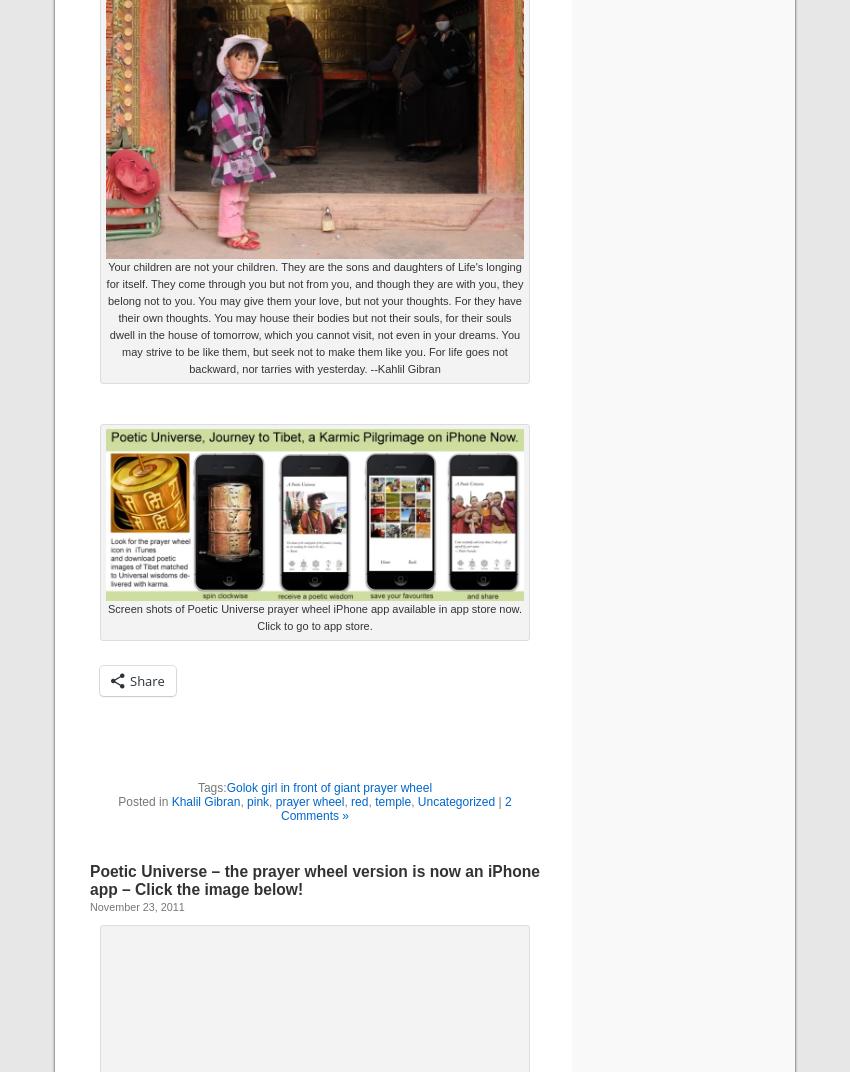 The image size is (850, 1072). Describe the element at coordinates (170, 800) in the screenshot. I see `'Khalil Gibran'` at that location.